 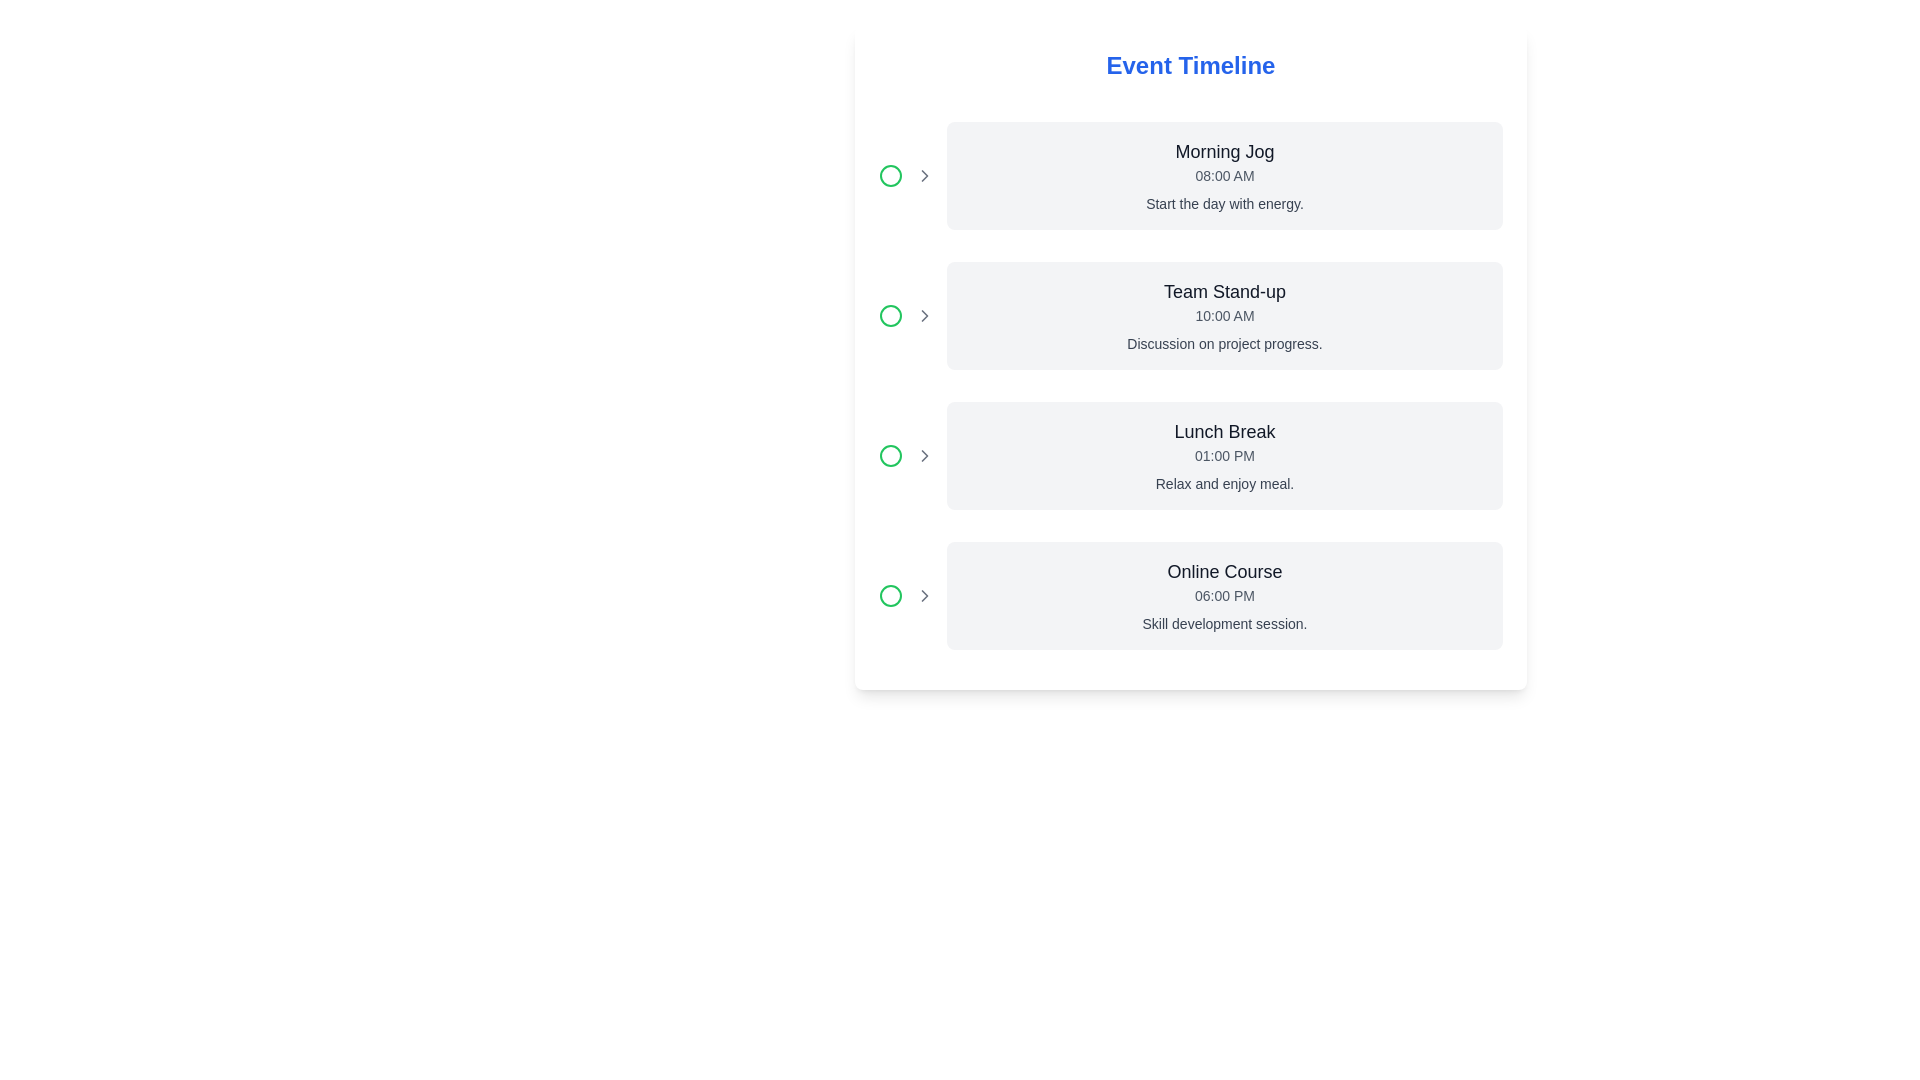 What do you see at coordinates (890, 315) in the screenshot?
I see `the green circle icon located on the leftmost side of the 'Team Stand-up' event entry, which serves as a status indicator for the event` at bounding box center [890, 315].